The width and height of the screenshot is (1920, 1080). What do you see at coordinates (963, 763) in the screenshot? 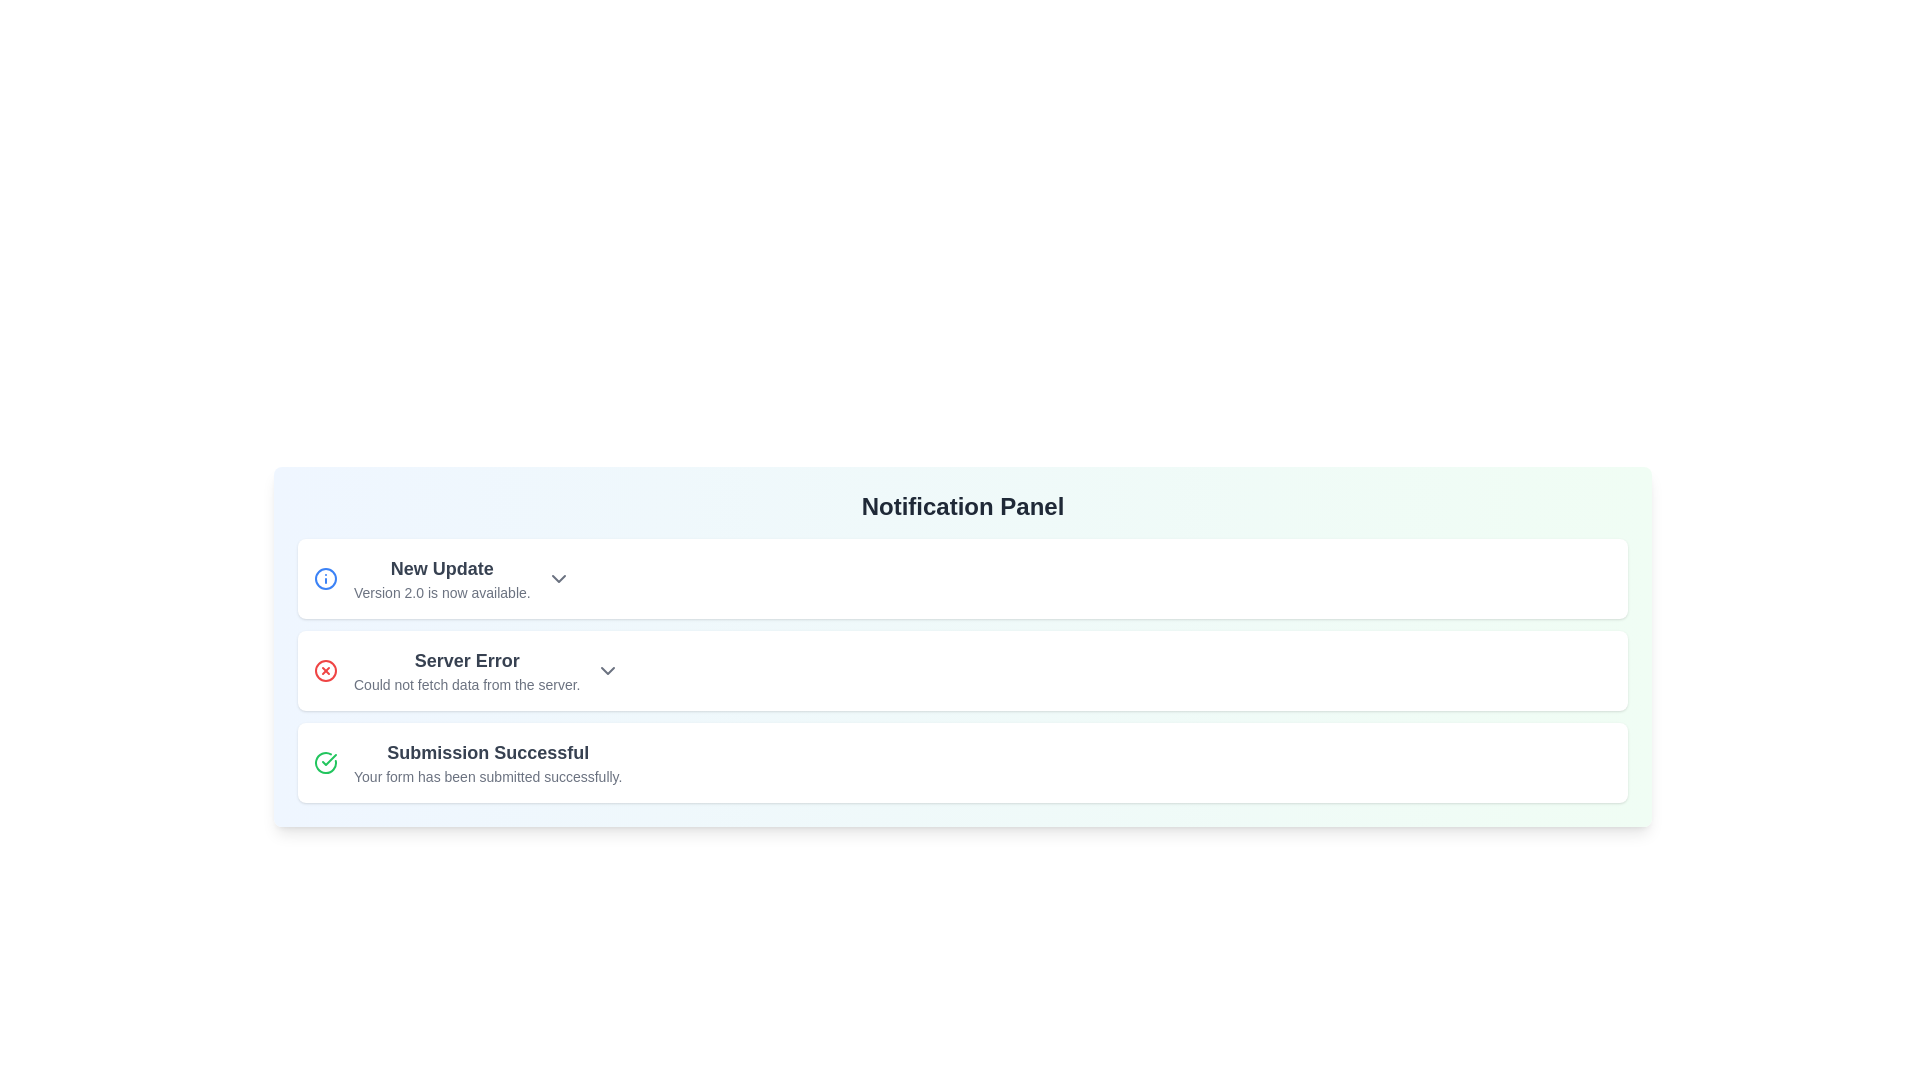
I see `the Notification box that informs users about the successful form submission, located beneath the 'Server Error' message` at bounding box center [963, 763].